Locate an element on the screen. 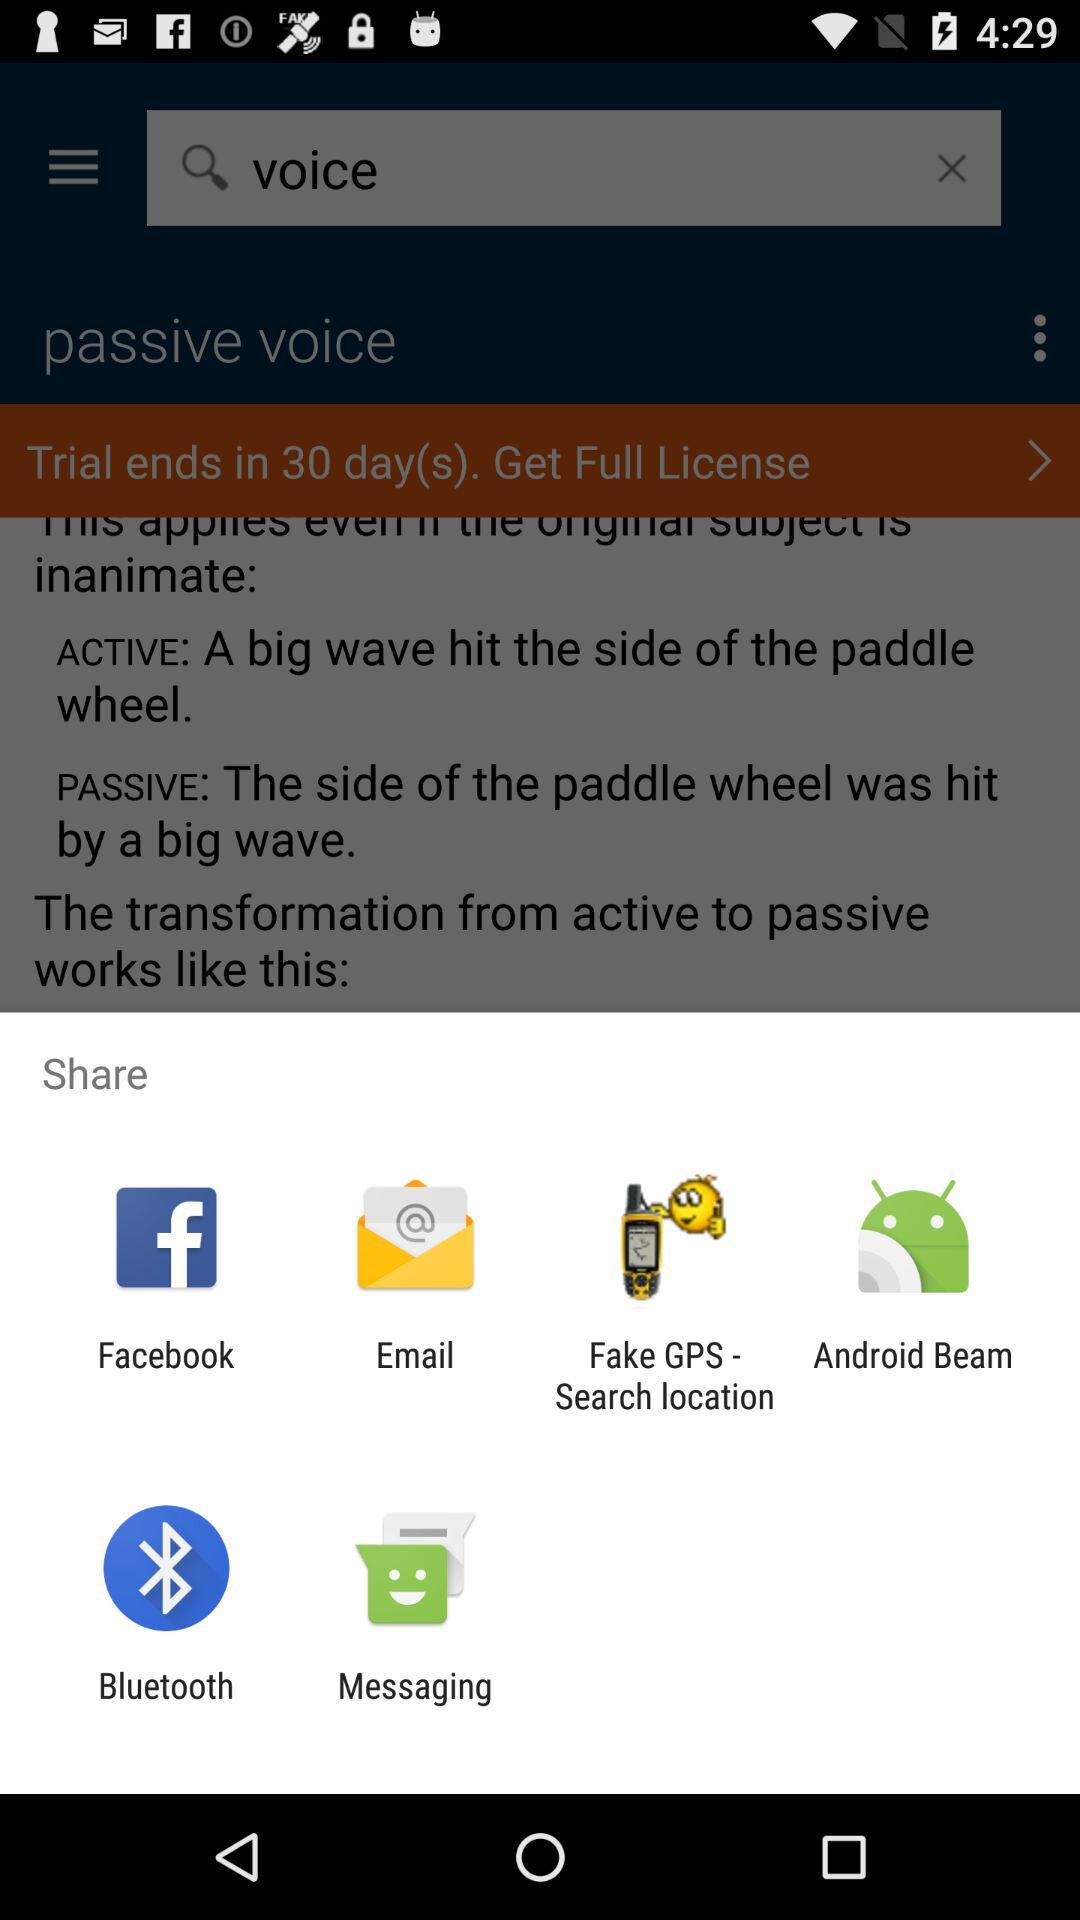 This screenshot has width=1080, height=1920. the email item is located at coordinates (414, 1374).